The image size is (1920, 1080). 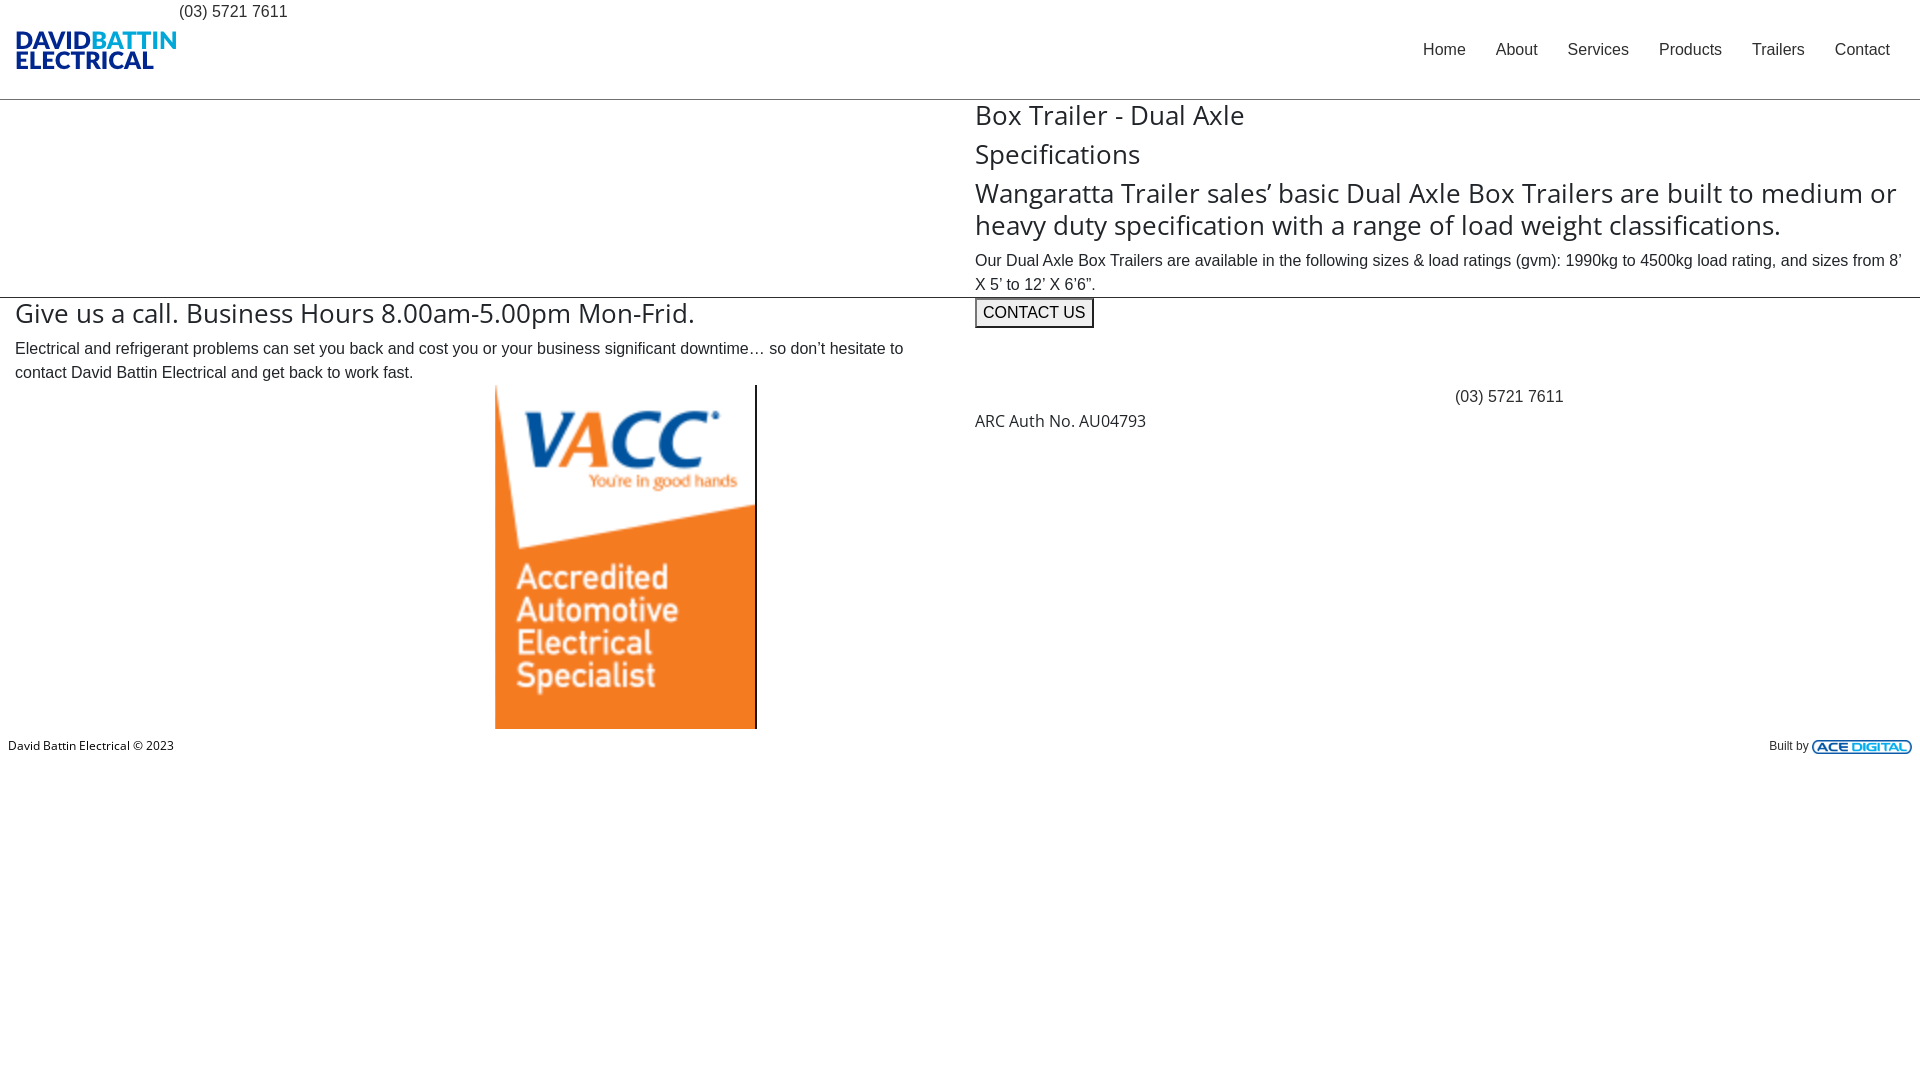 I want to click on 'About', so click(x=1516, y=49).